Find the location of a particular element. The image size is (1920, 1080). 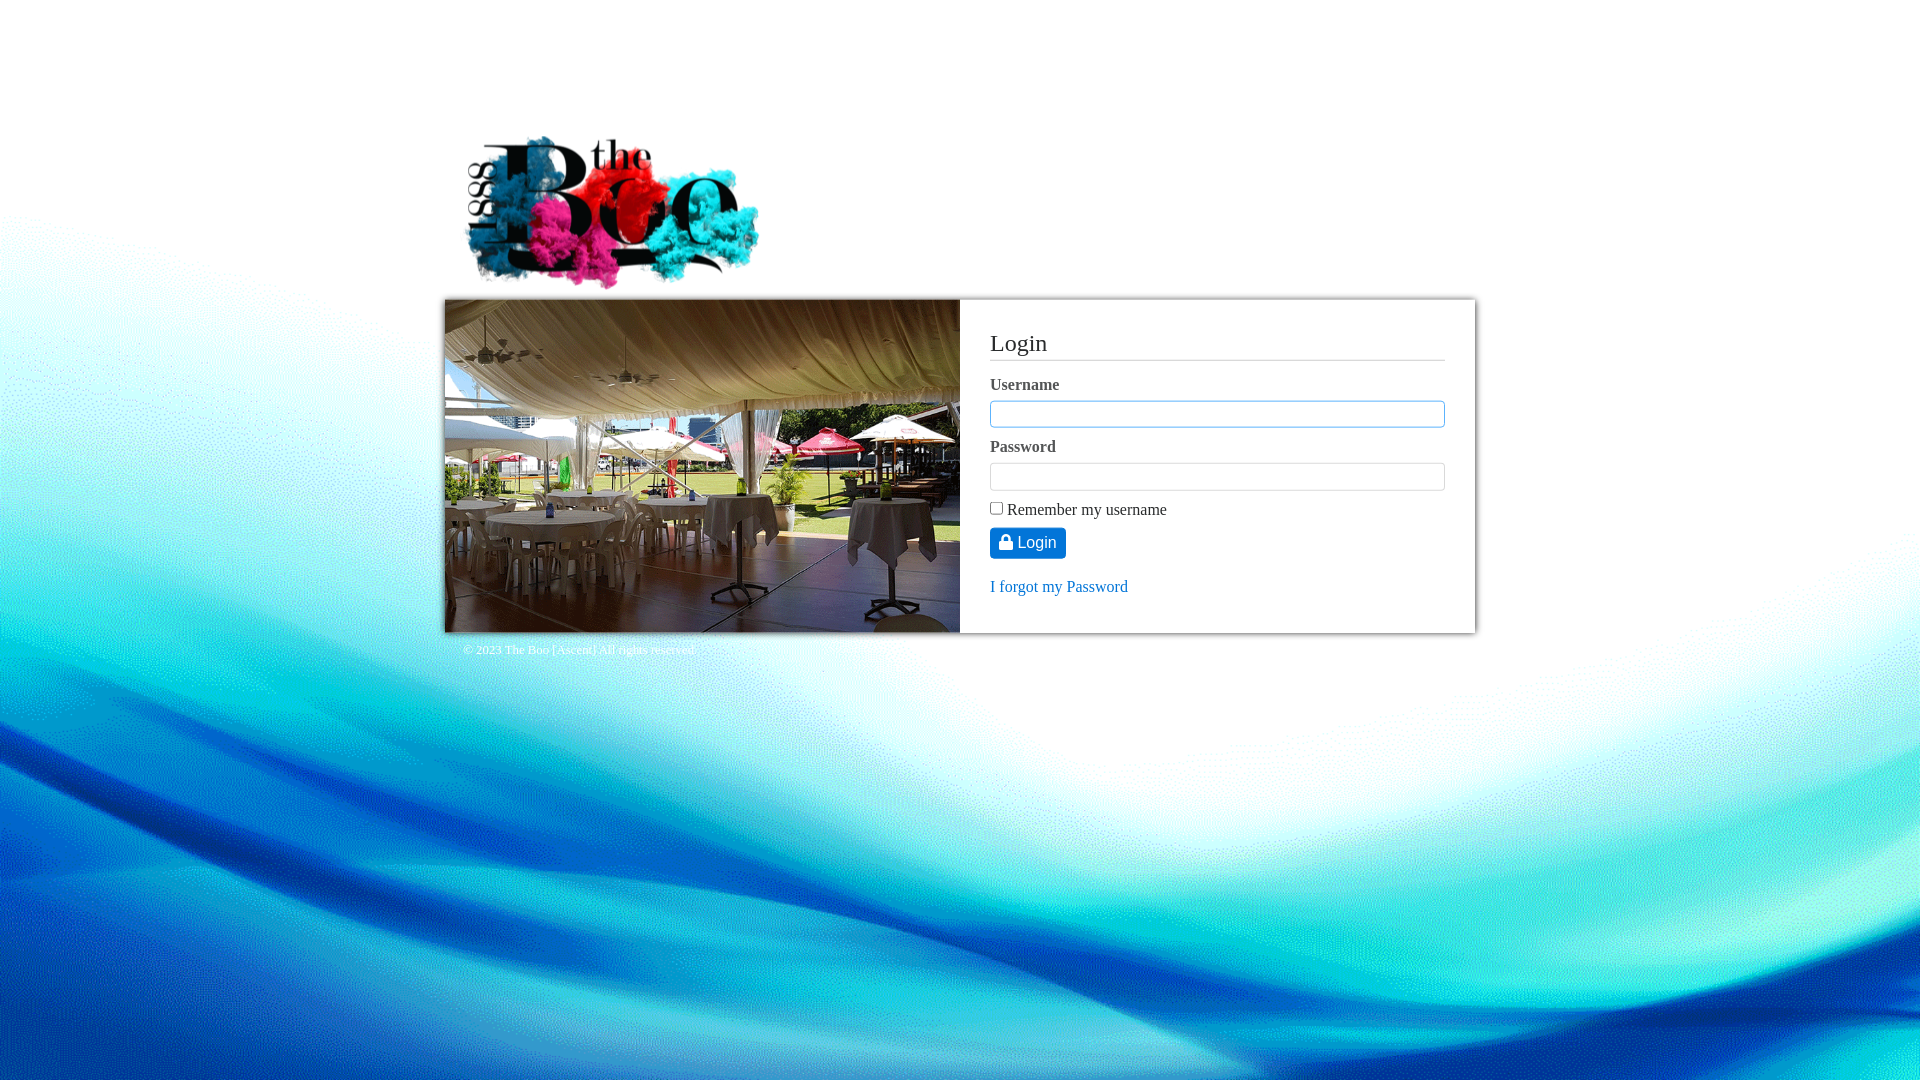

'Login' is located at coordinates (1027, 543).